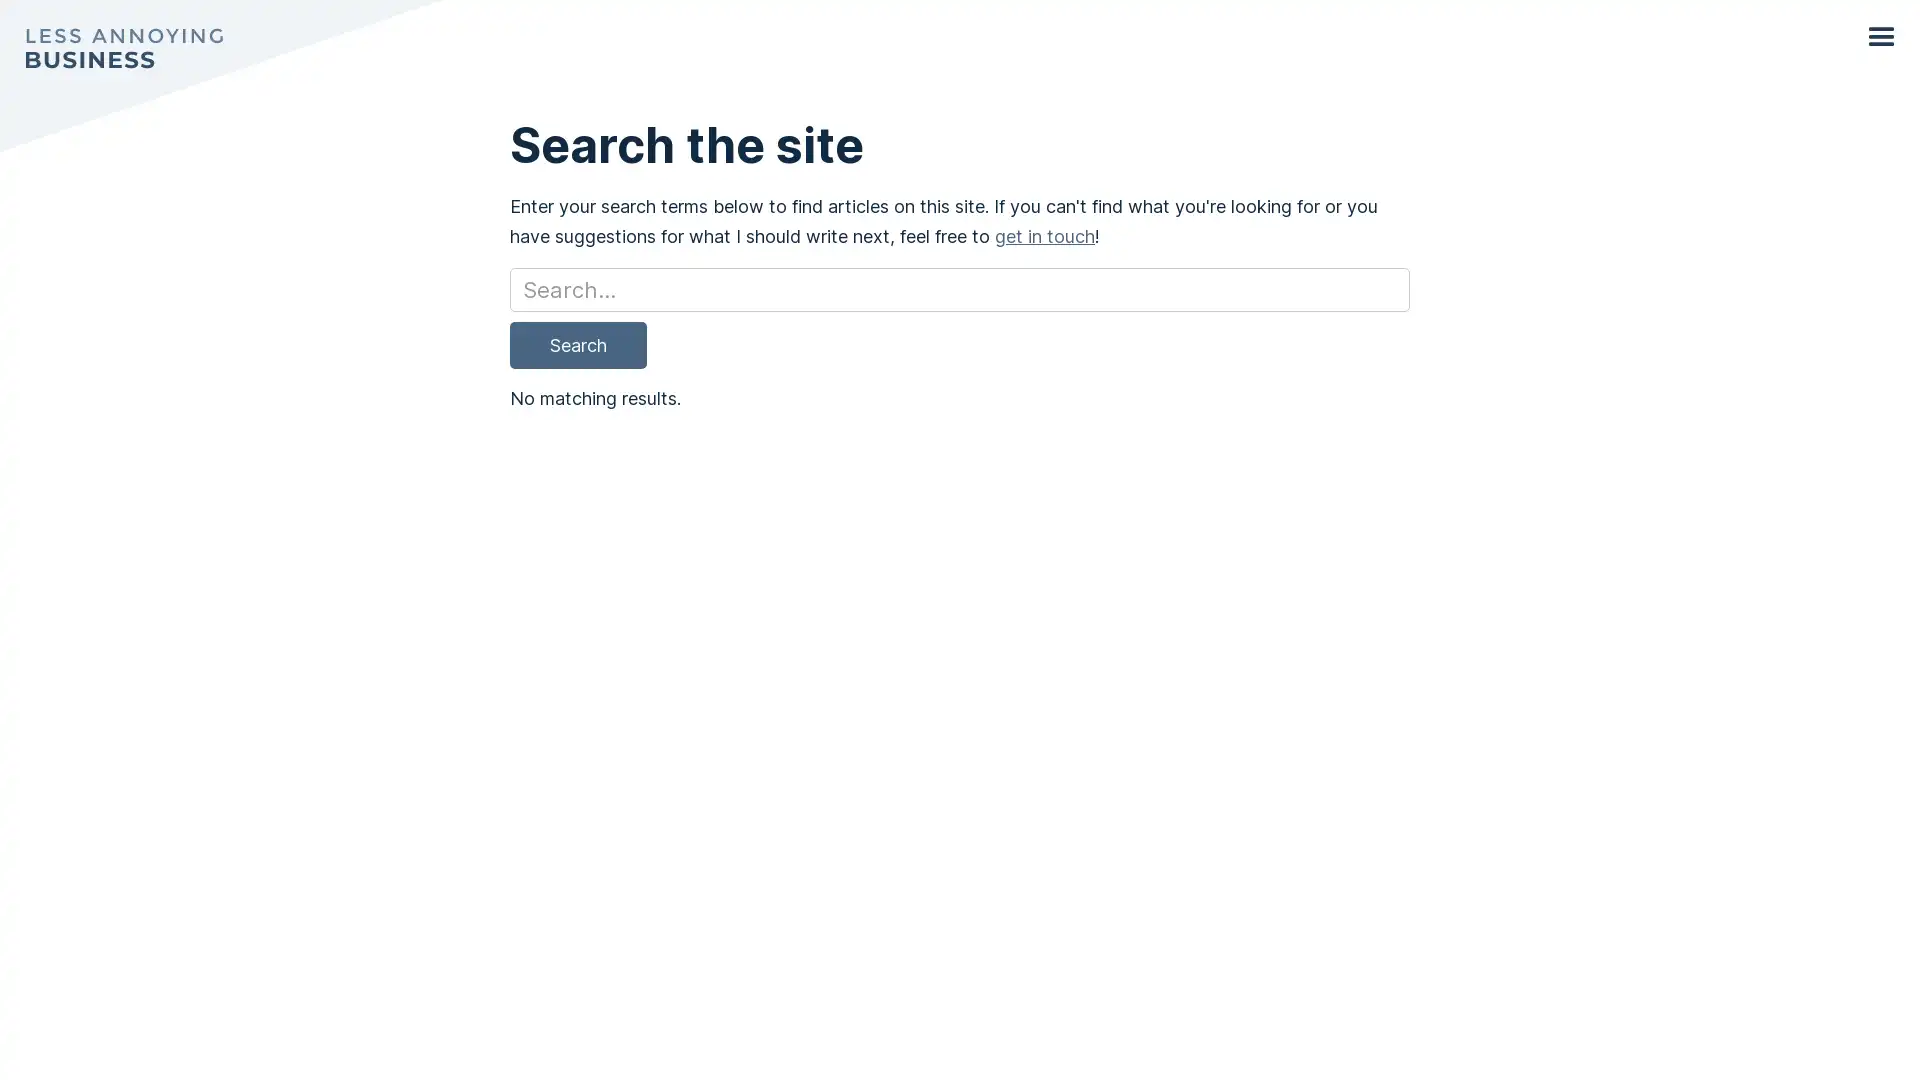 The width and height of the screenshot is (1920, 1080). I want to click on Search, so click(577, 343).